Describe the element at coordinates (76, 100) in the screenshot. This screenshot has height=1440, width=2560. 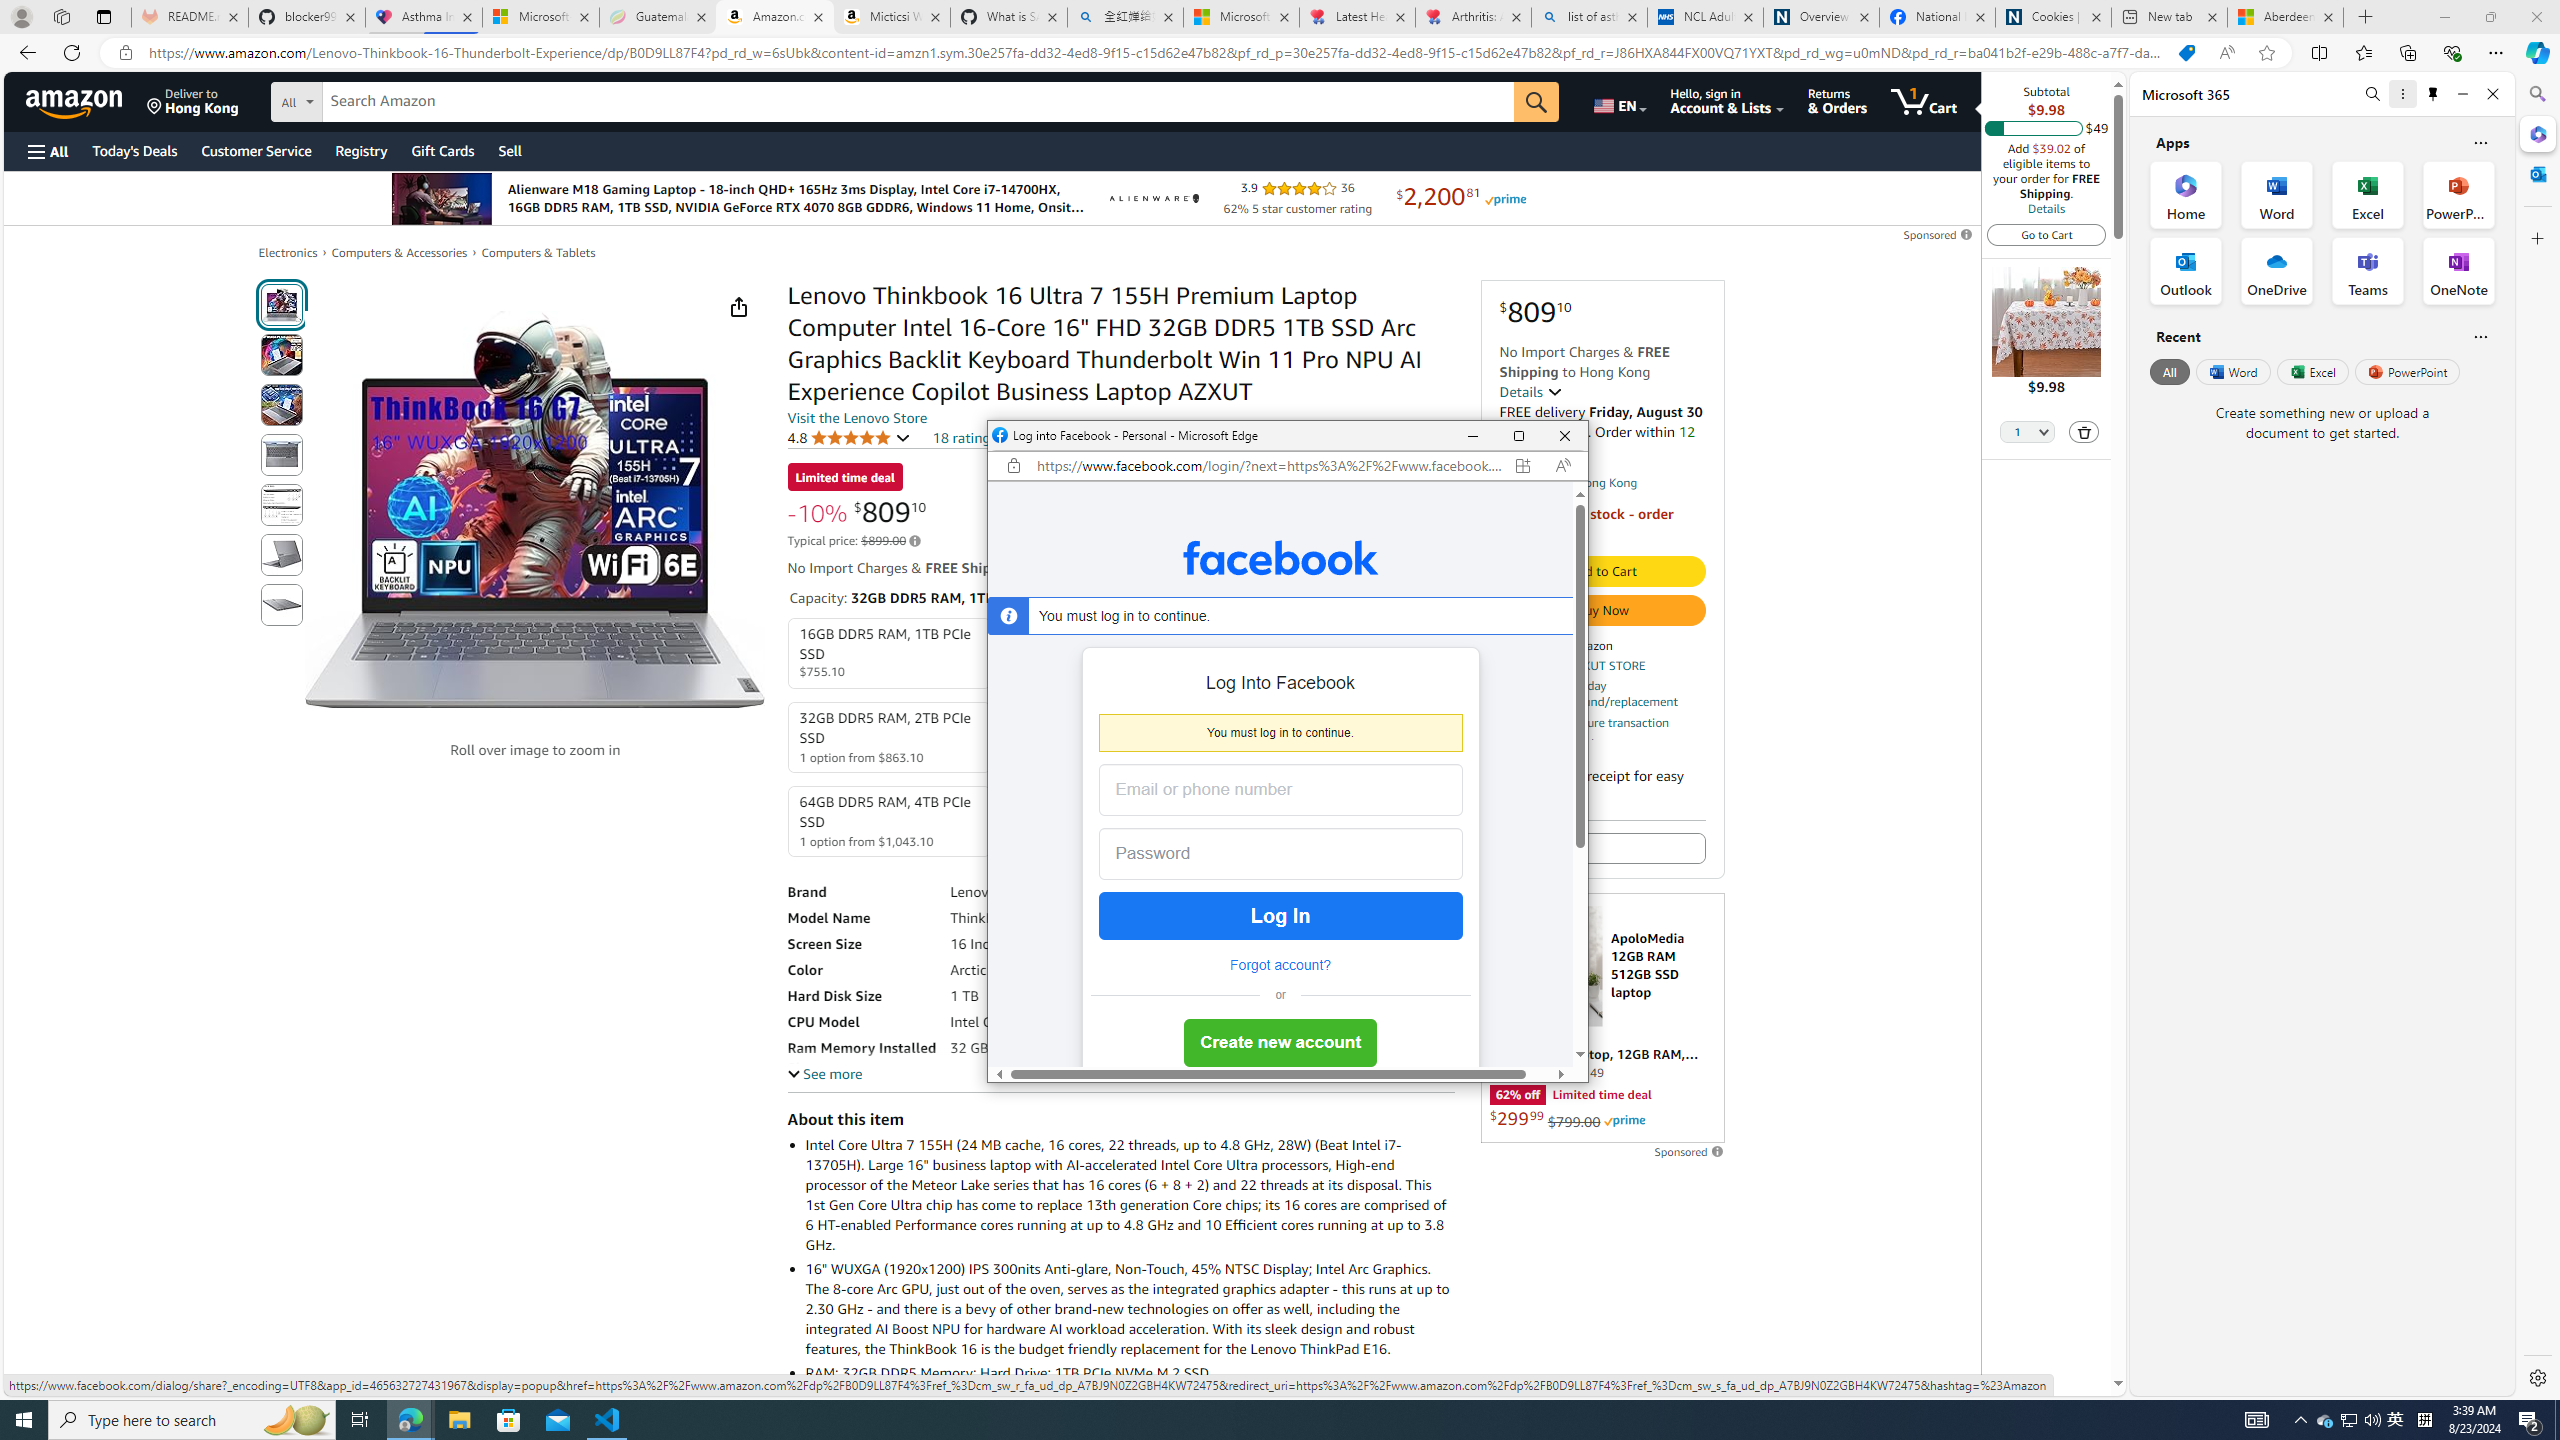
I see `'Amazon'` at that location.